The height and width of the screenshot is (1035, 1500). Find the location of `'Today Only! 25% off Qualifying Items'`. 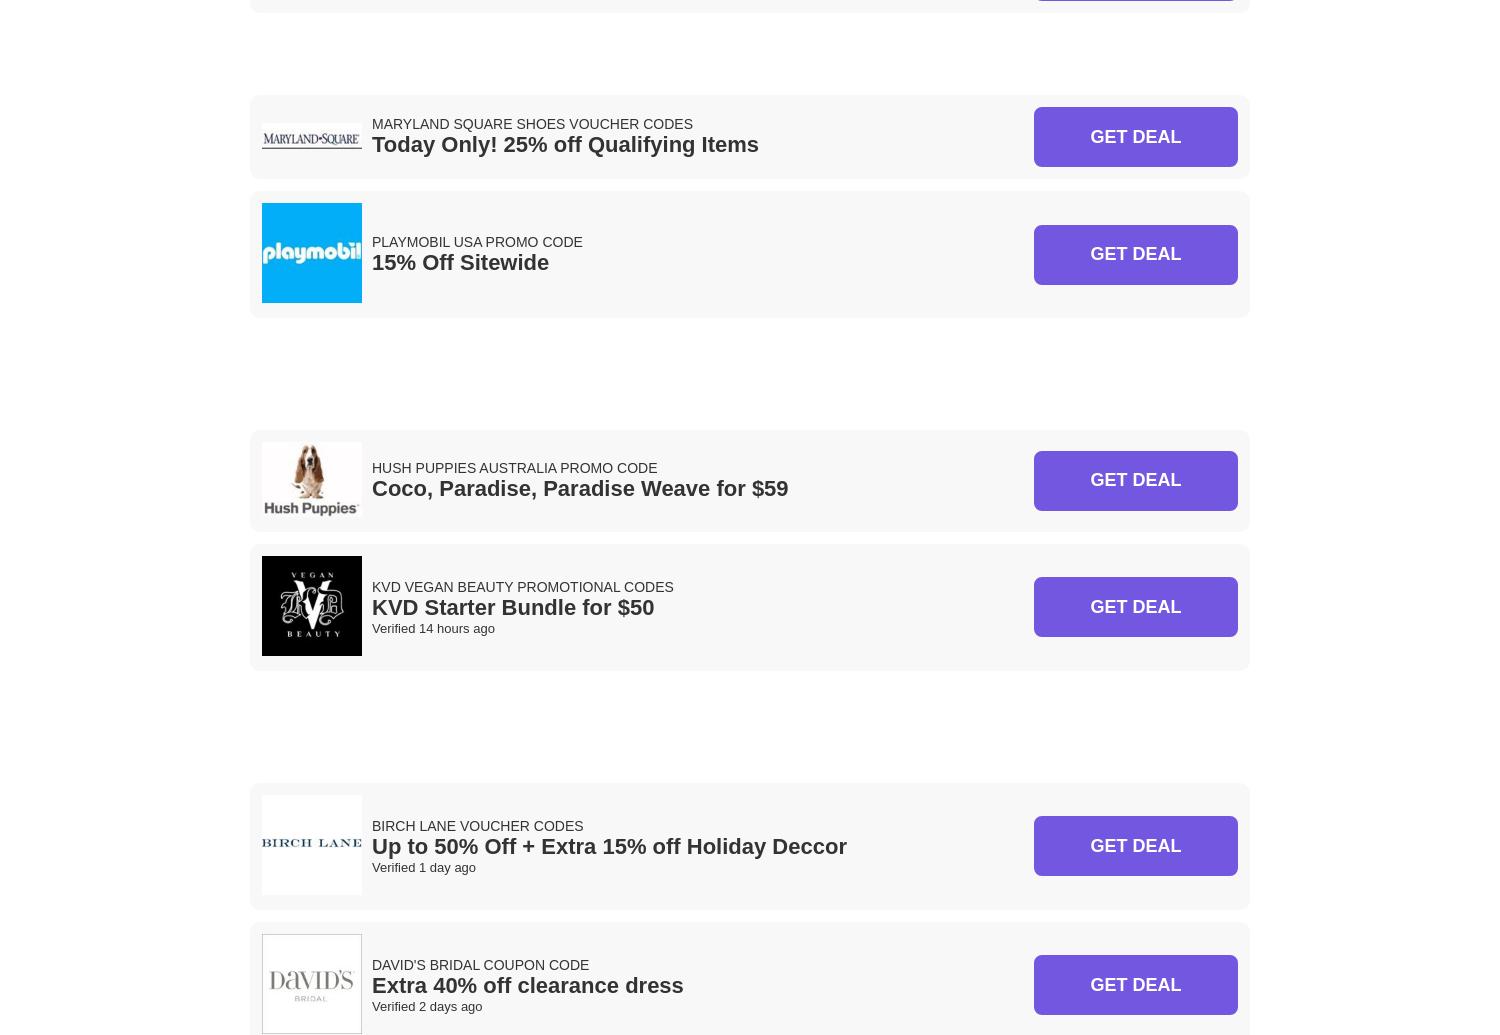

'Today Only! 25% off Qualifying Items' is located at coordinates (564, 144).